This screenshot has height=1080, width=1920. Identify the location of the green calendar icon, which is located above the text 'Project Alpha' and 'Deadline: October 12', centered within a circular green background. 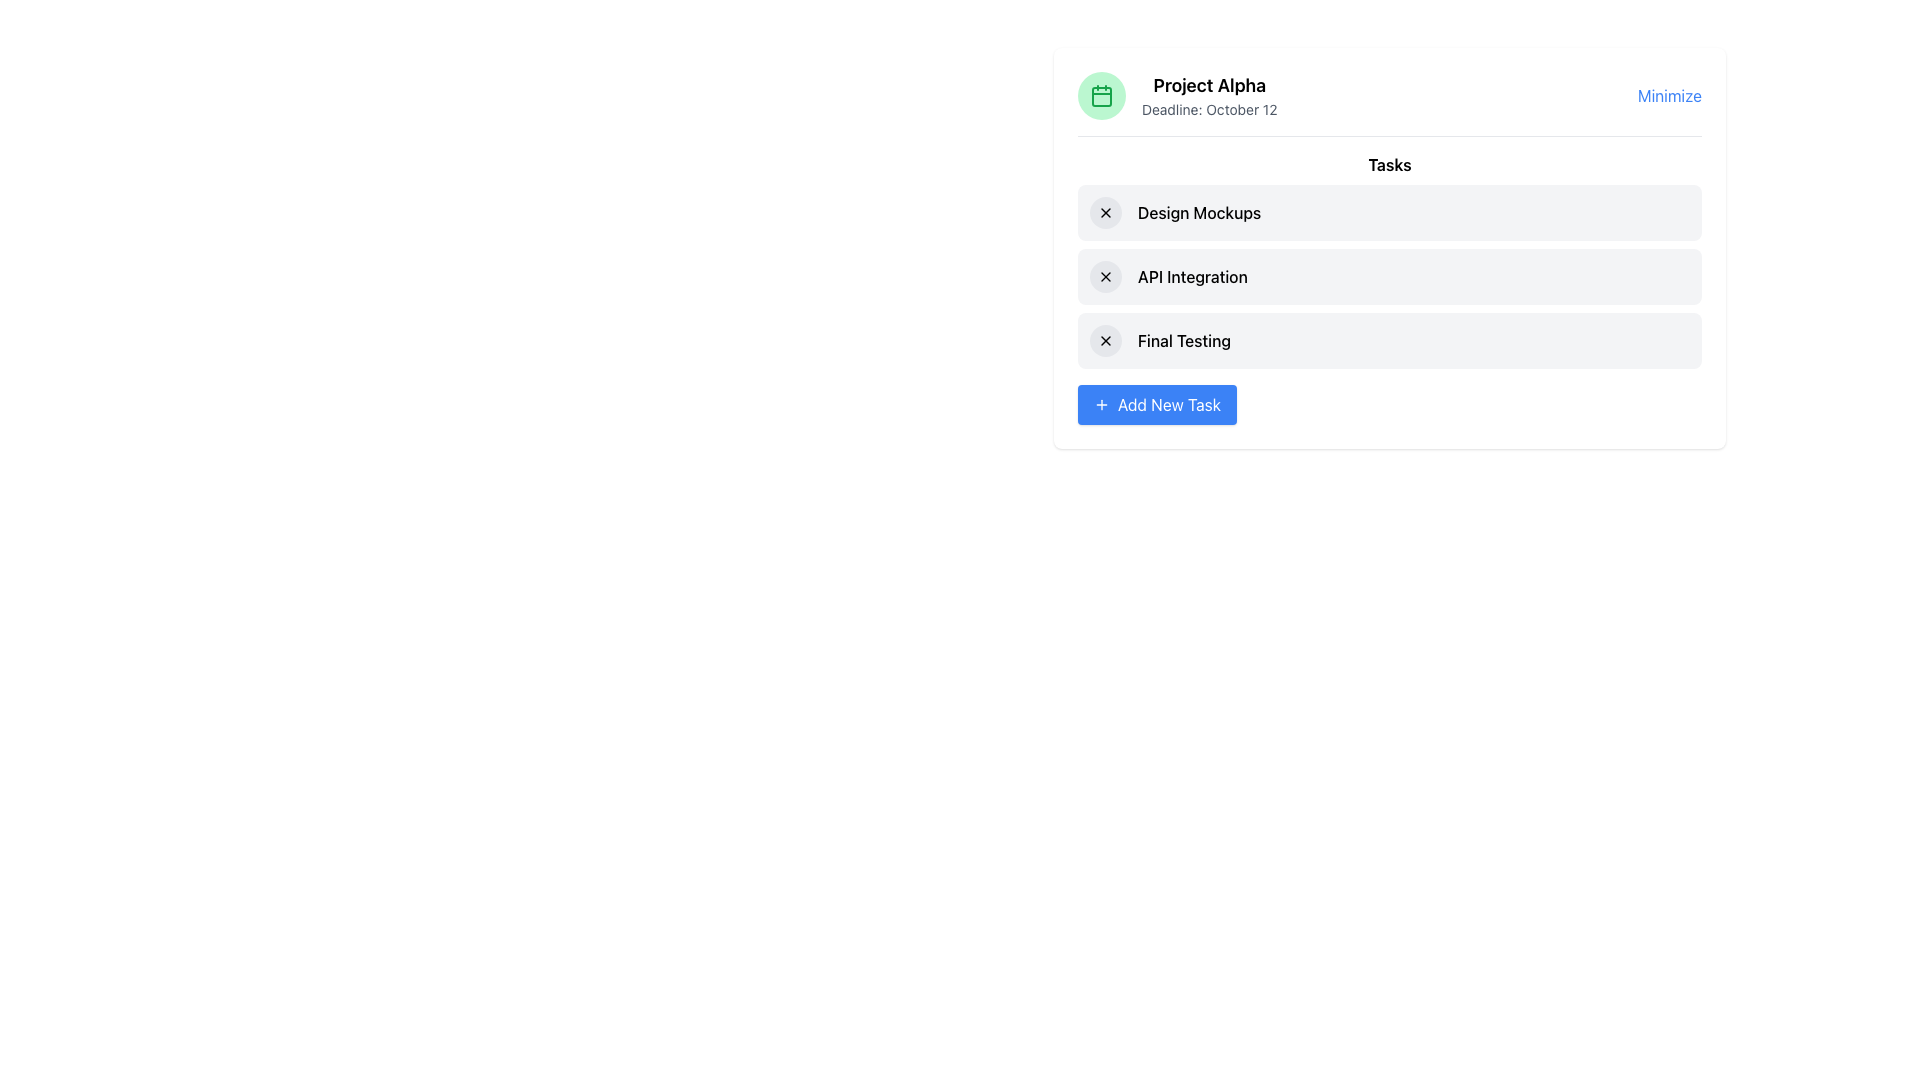
(1101, 96).